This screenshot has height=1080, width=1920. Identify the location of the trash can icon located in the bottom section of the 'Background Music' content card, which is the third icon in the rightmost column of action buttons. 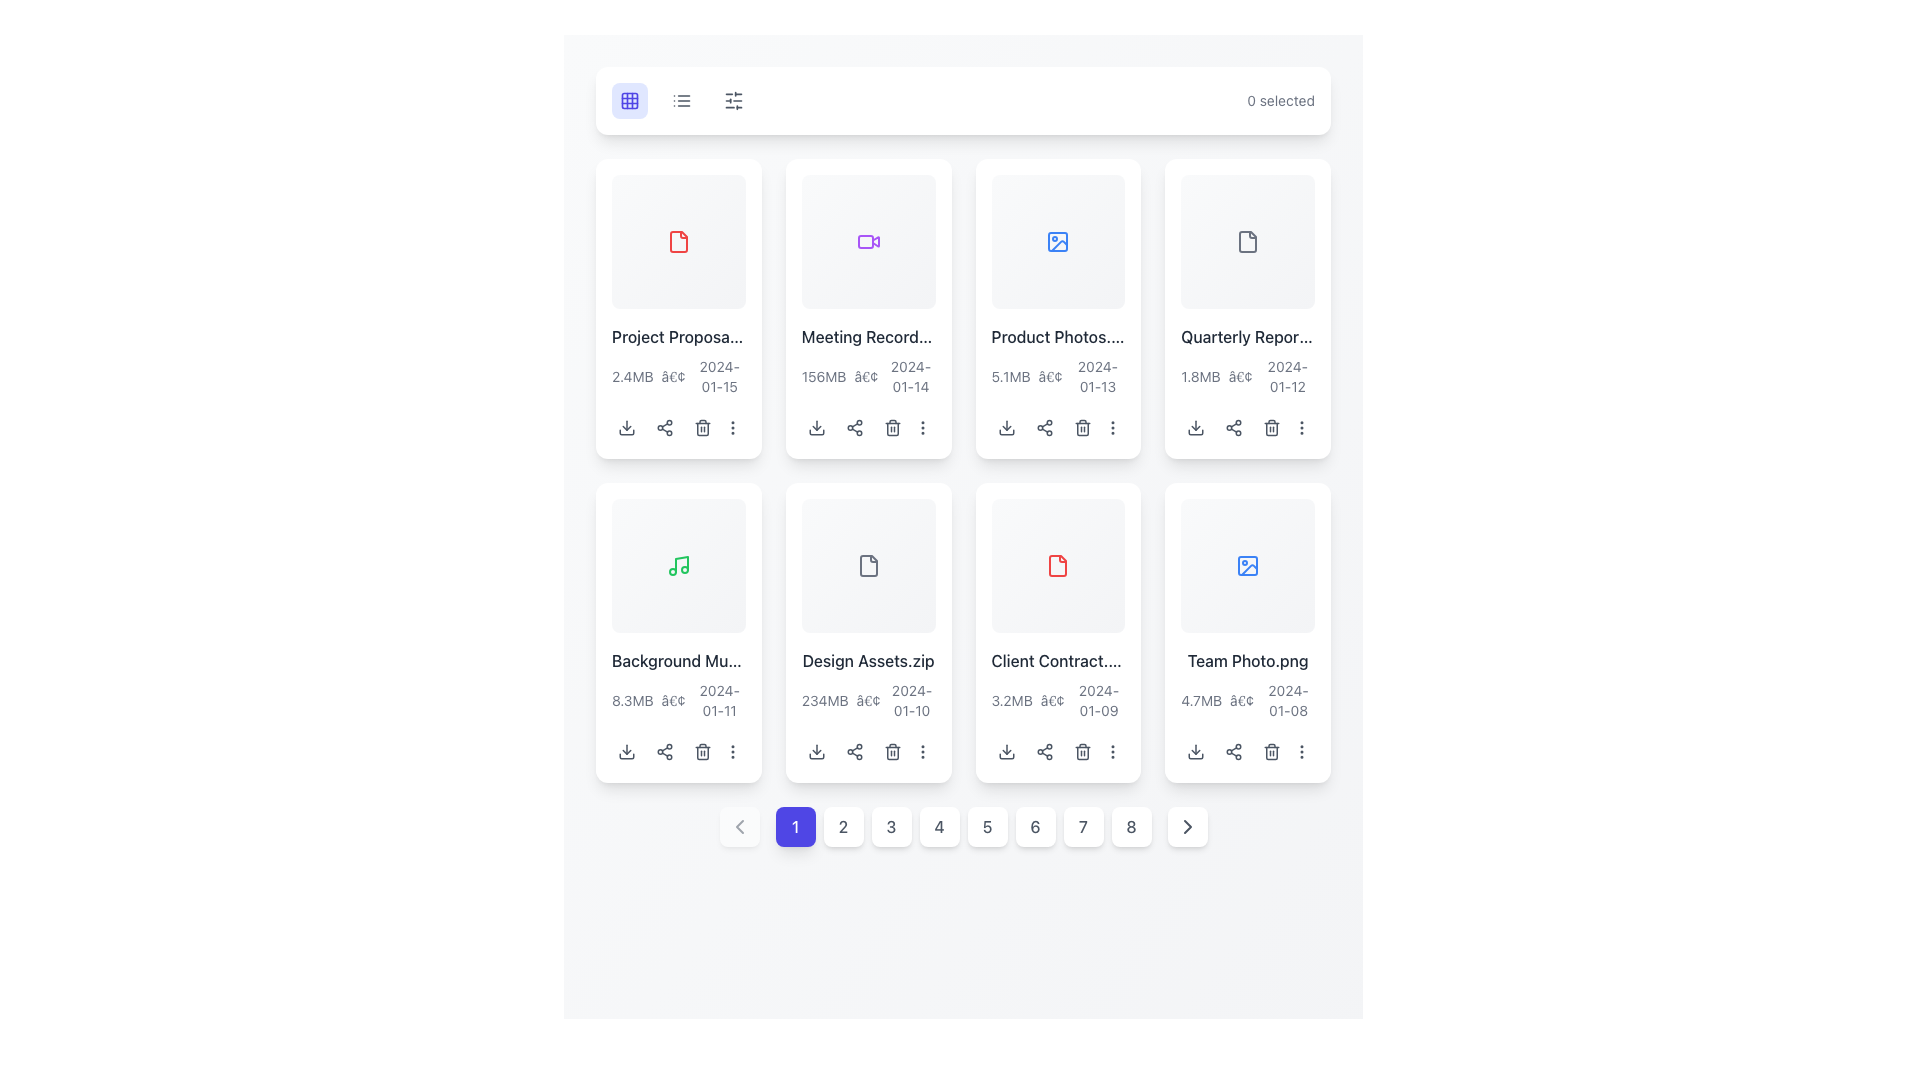
(702, 751).